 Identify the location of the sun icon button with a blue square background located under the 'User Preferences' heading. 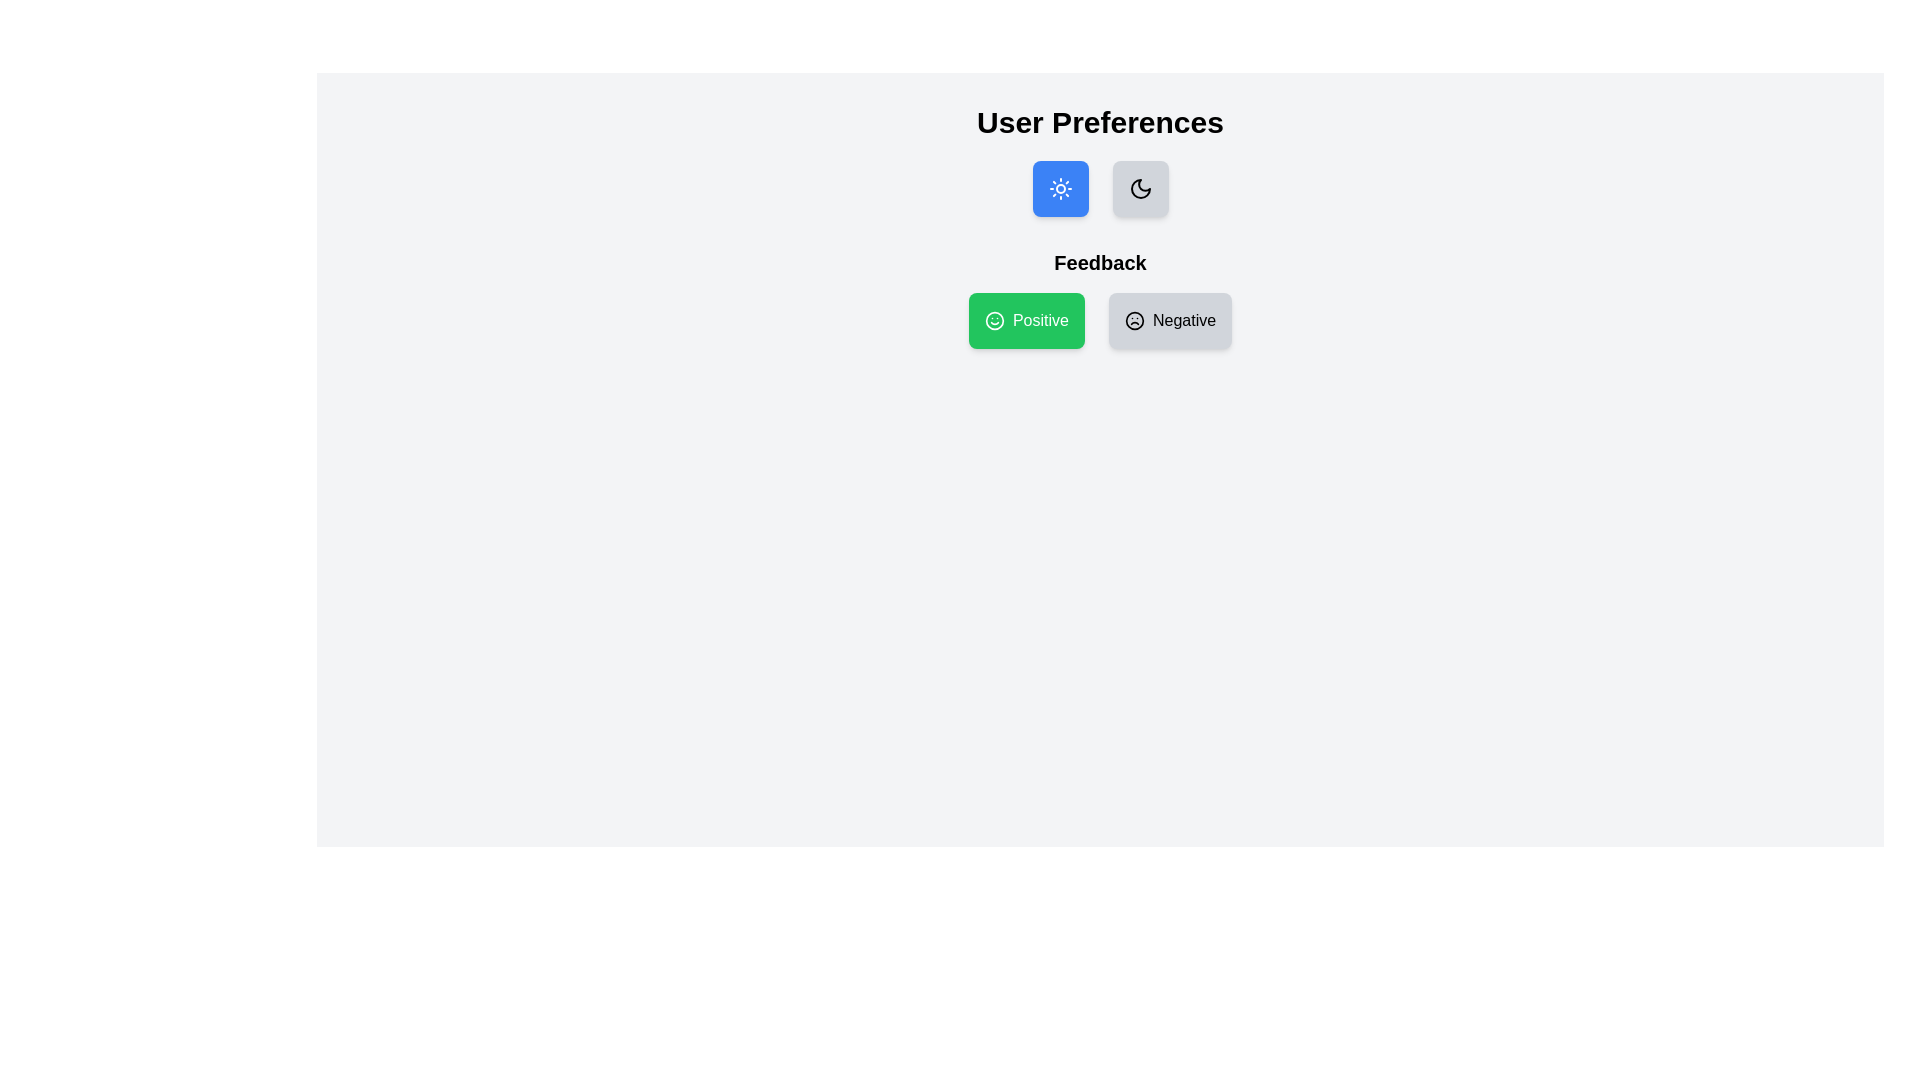
(1059, 189).